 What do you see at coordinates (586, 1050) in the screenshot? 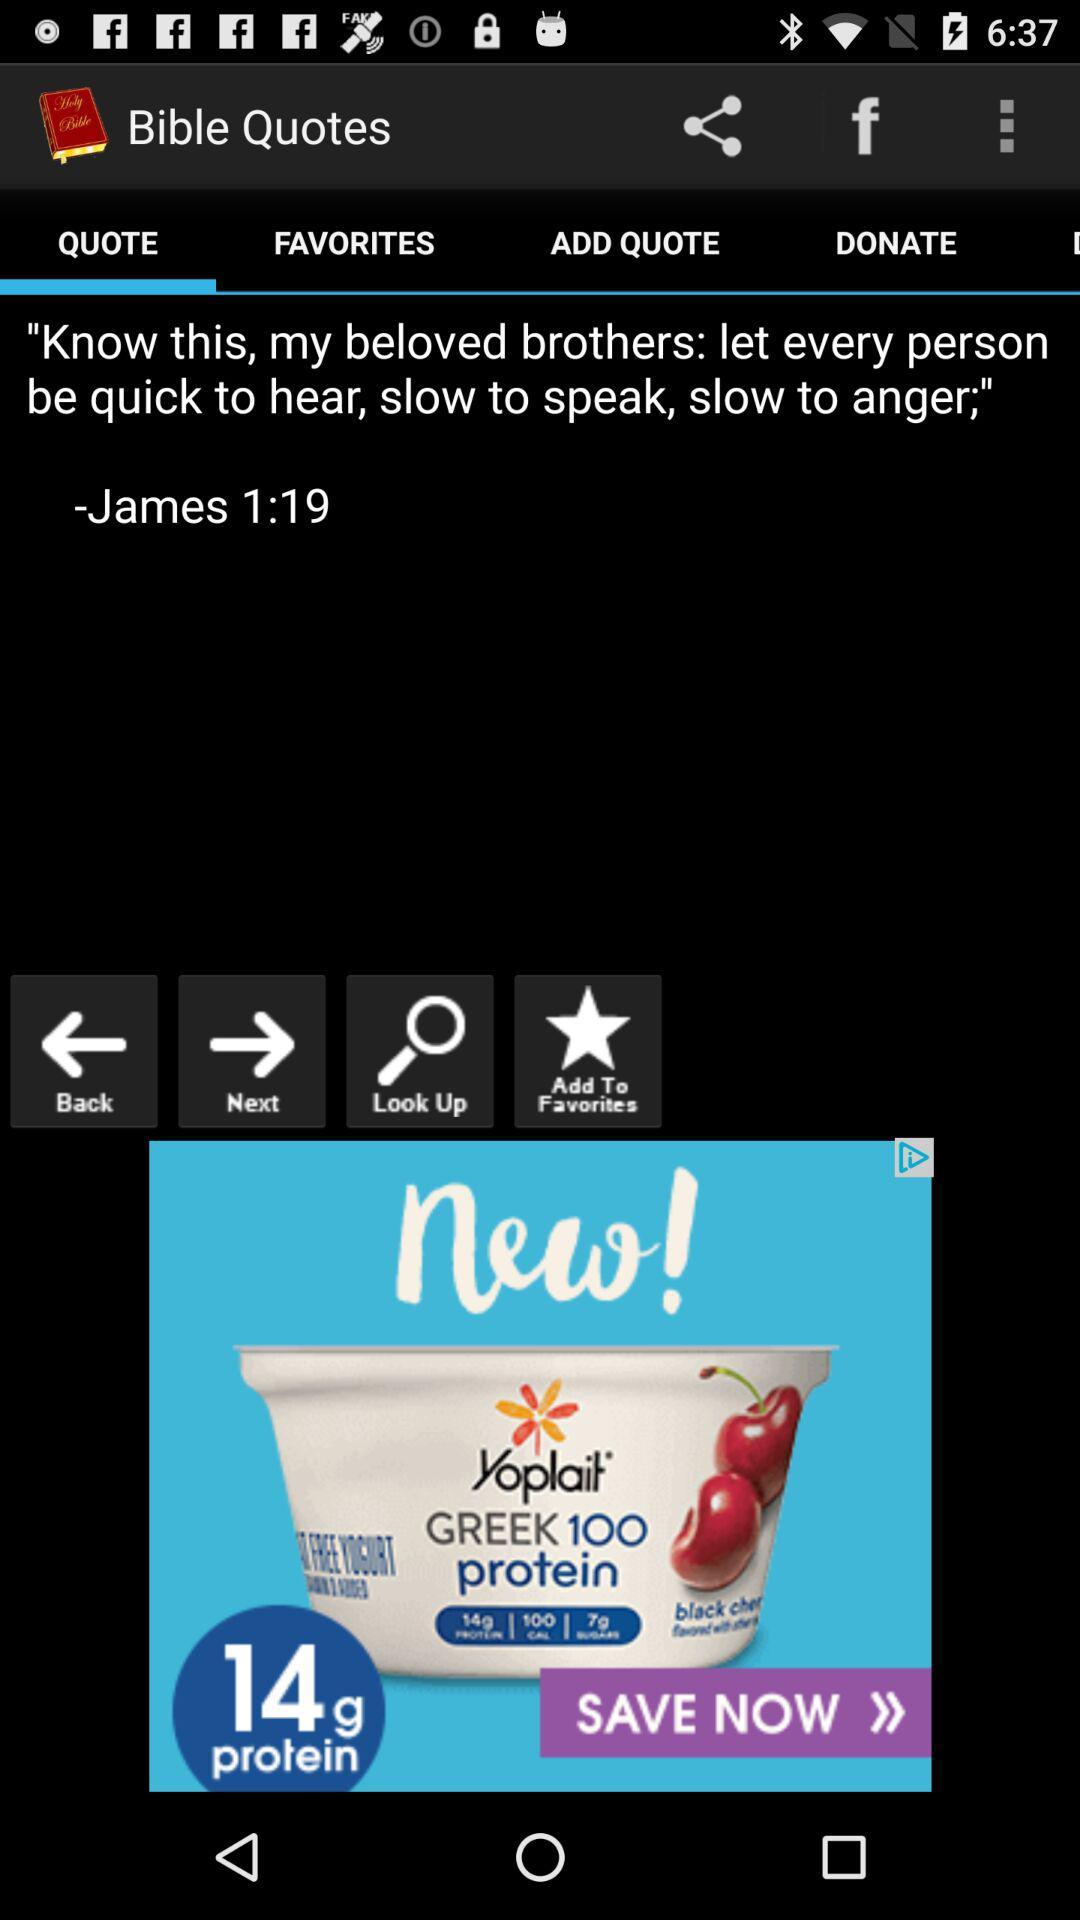
I see `to favourites` at bounding box center [586, 1050].